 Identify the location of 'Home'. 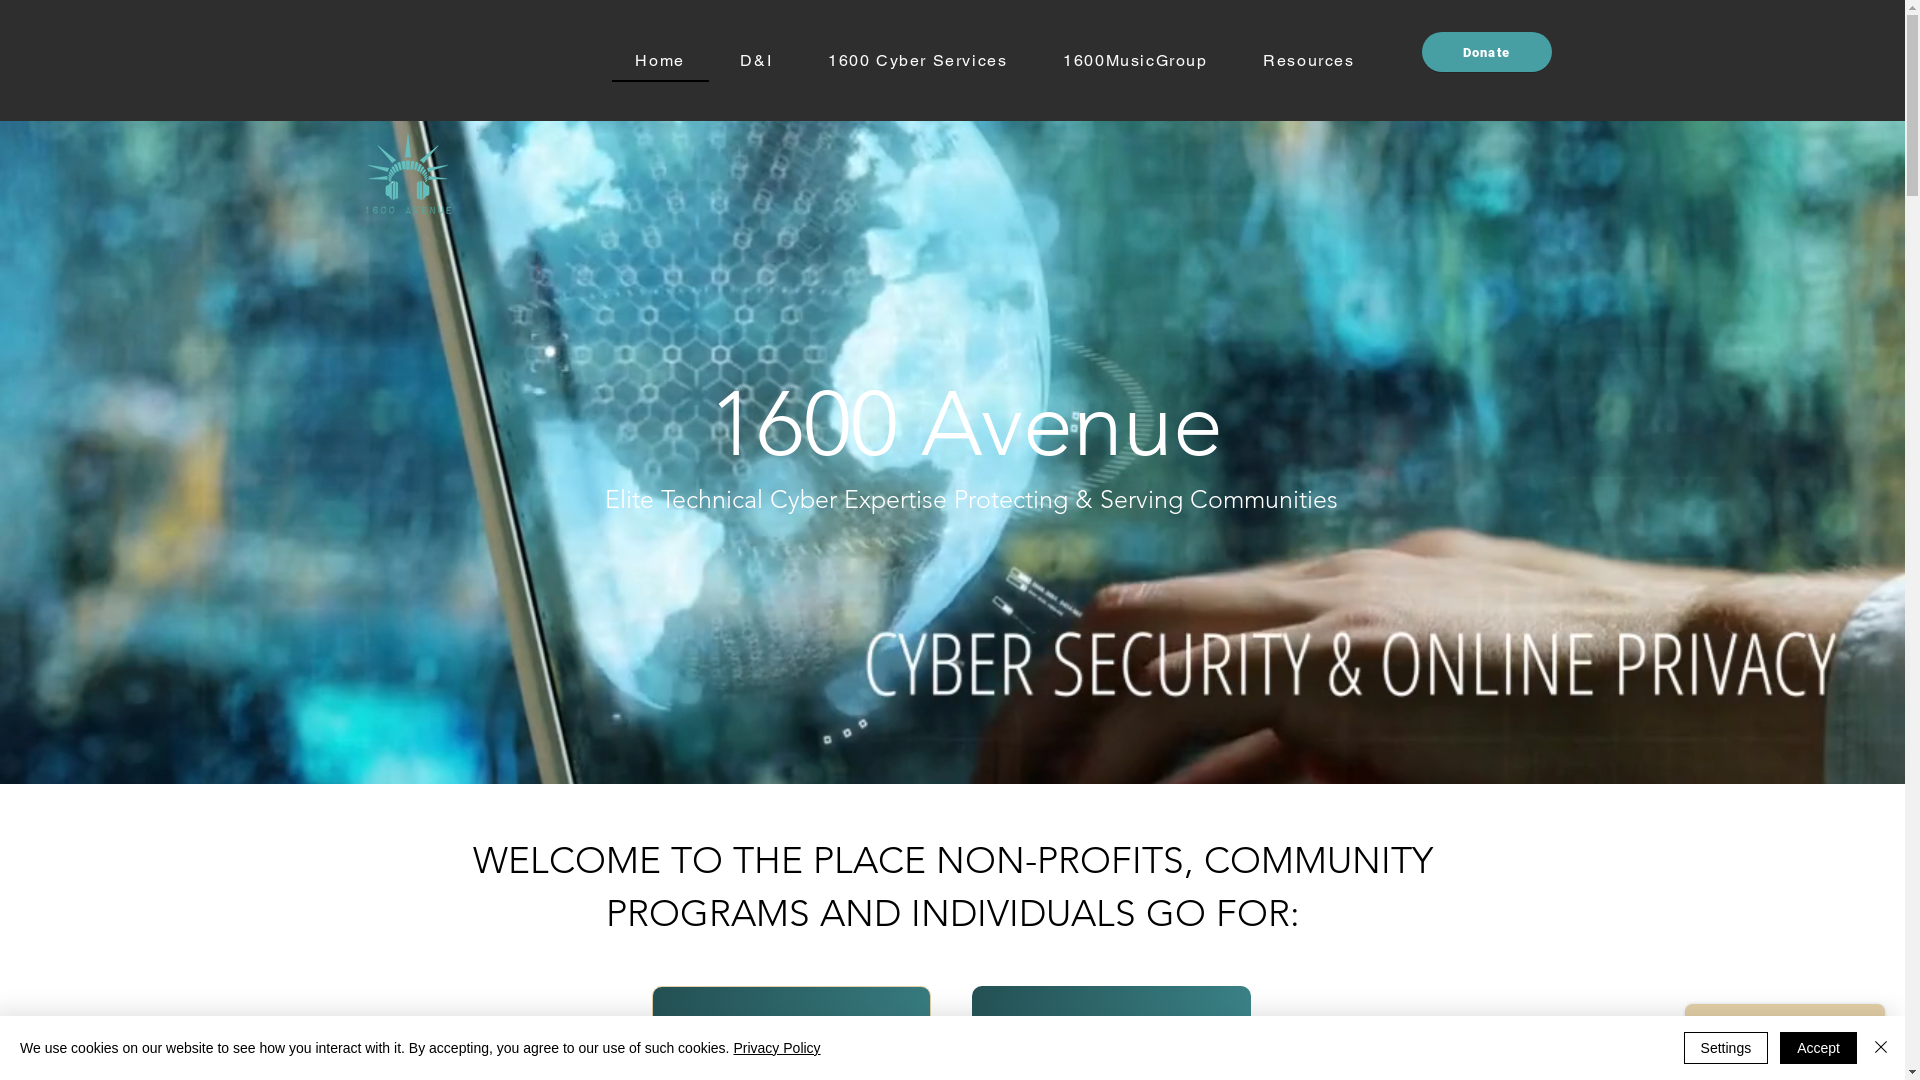
(660, 60).